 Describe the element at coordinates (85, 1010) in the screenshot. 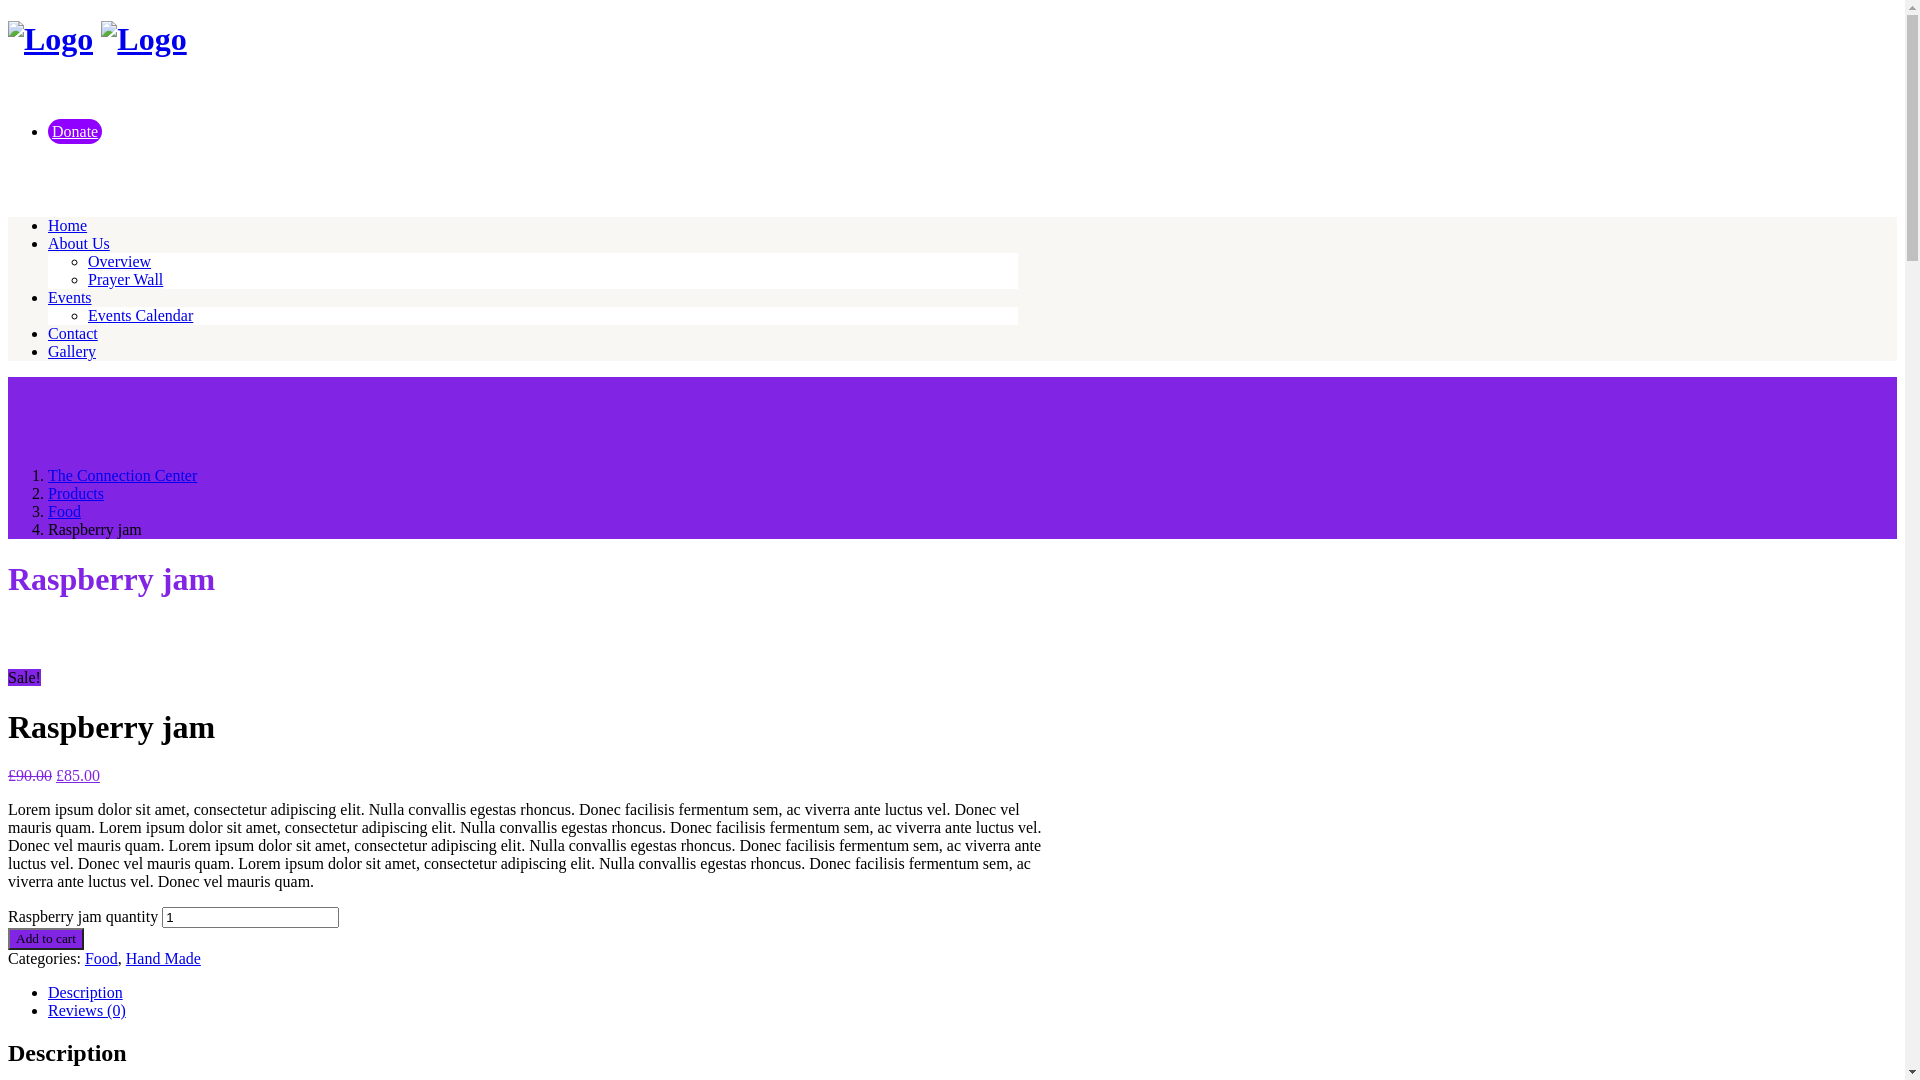

I see `'Reviews (0)'` at that location.